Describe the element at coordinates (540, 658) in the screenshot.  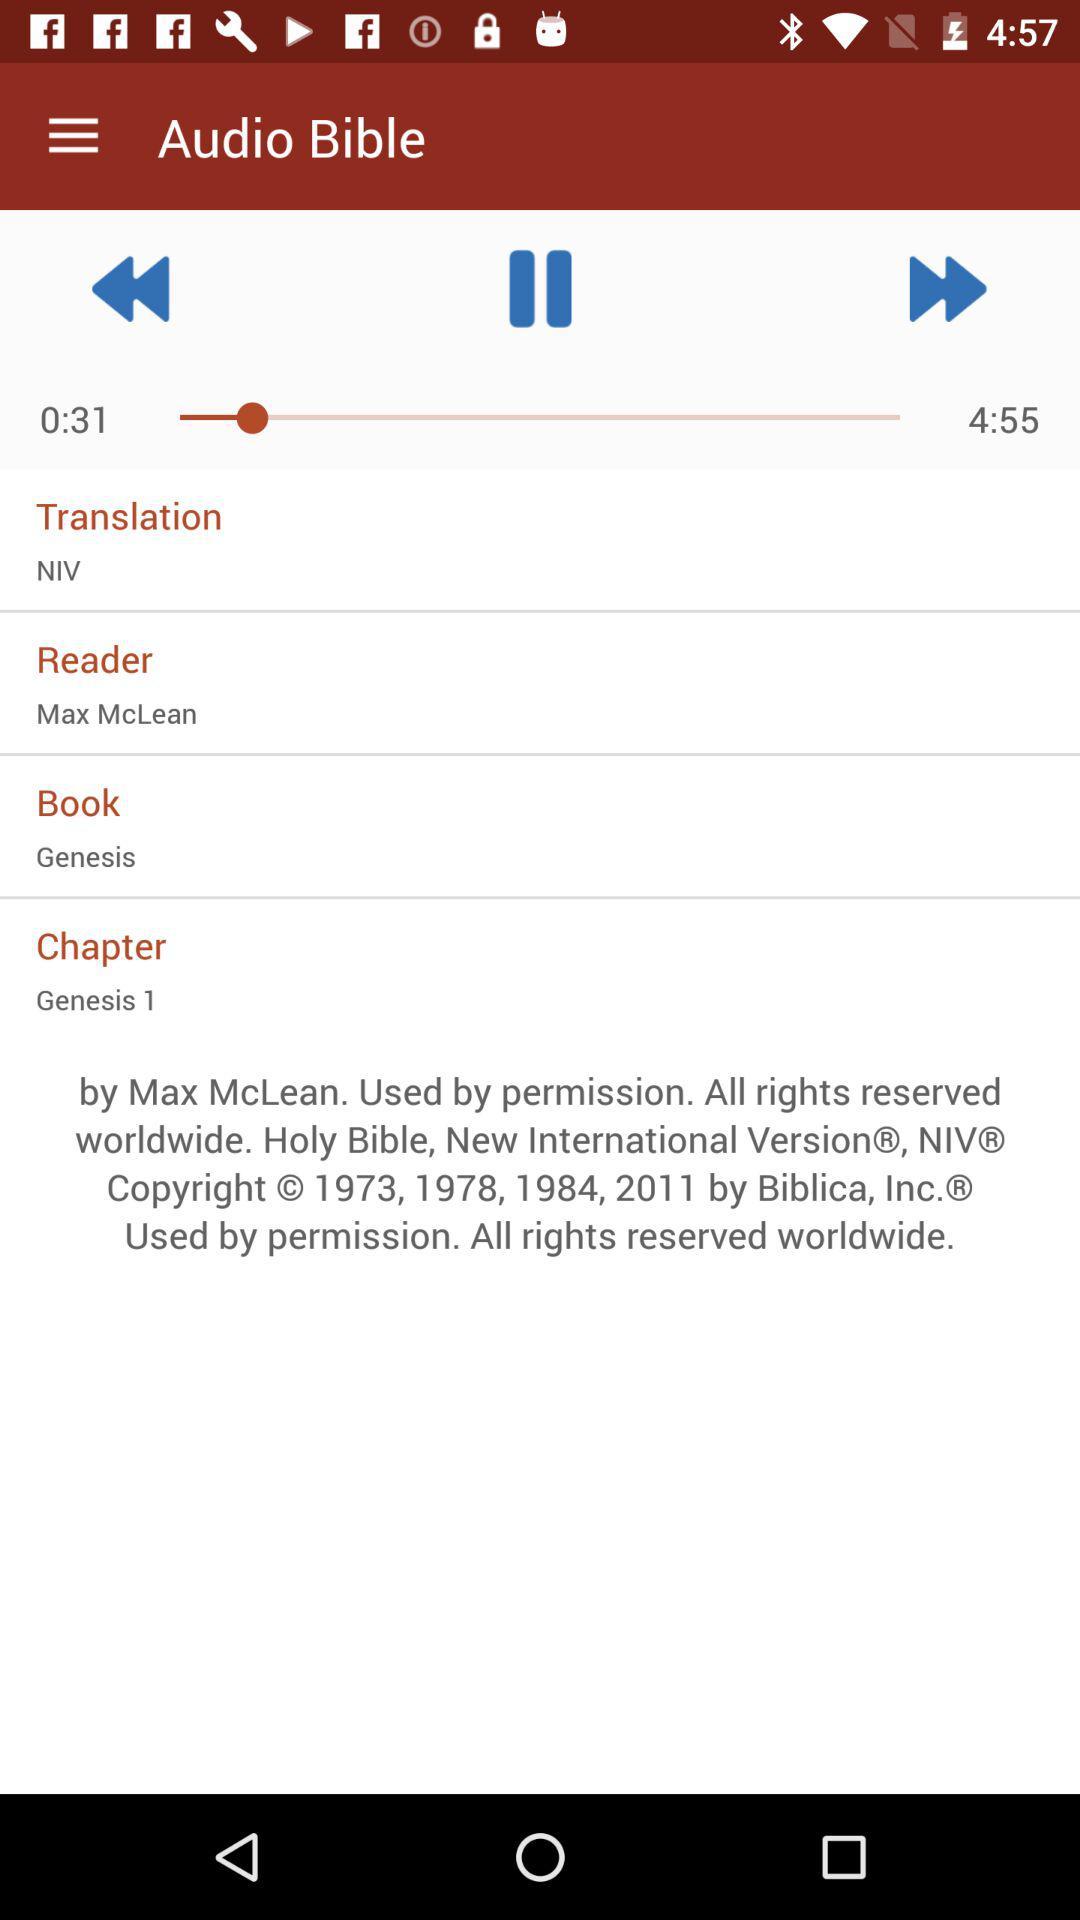
I see `item above max mclean icon` at that location.